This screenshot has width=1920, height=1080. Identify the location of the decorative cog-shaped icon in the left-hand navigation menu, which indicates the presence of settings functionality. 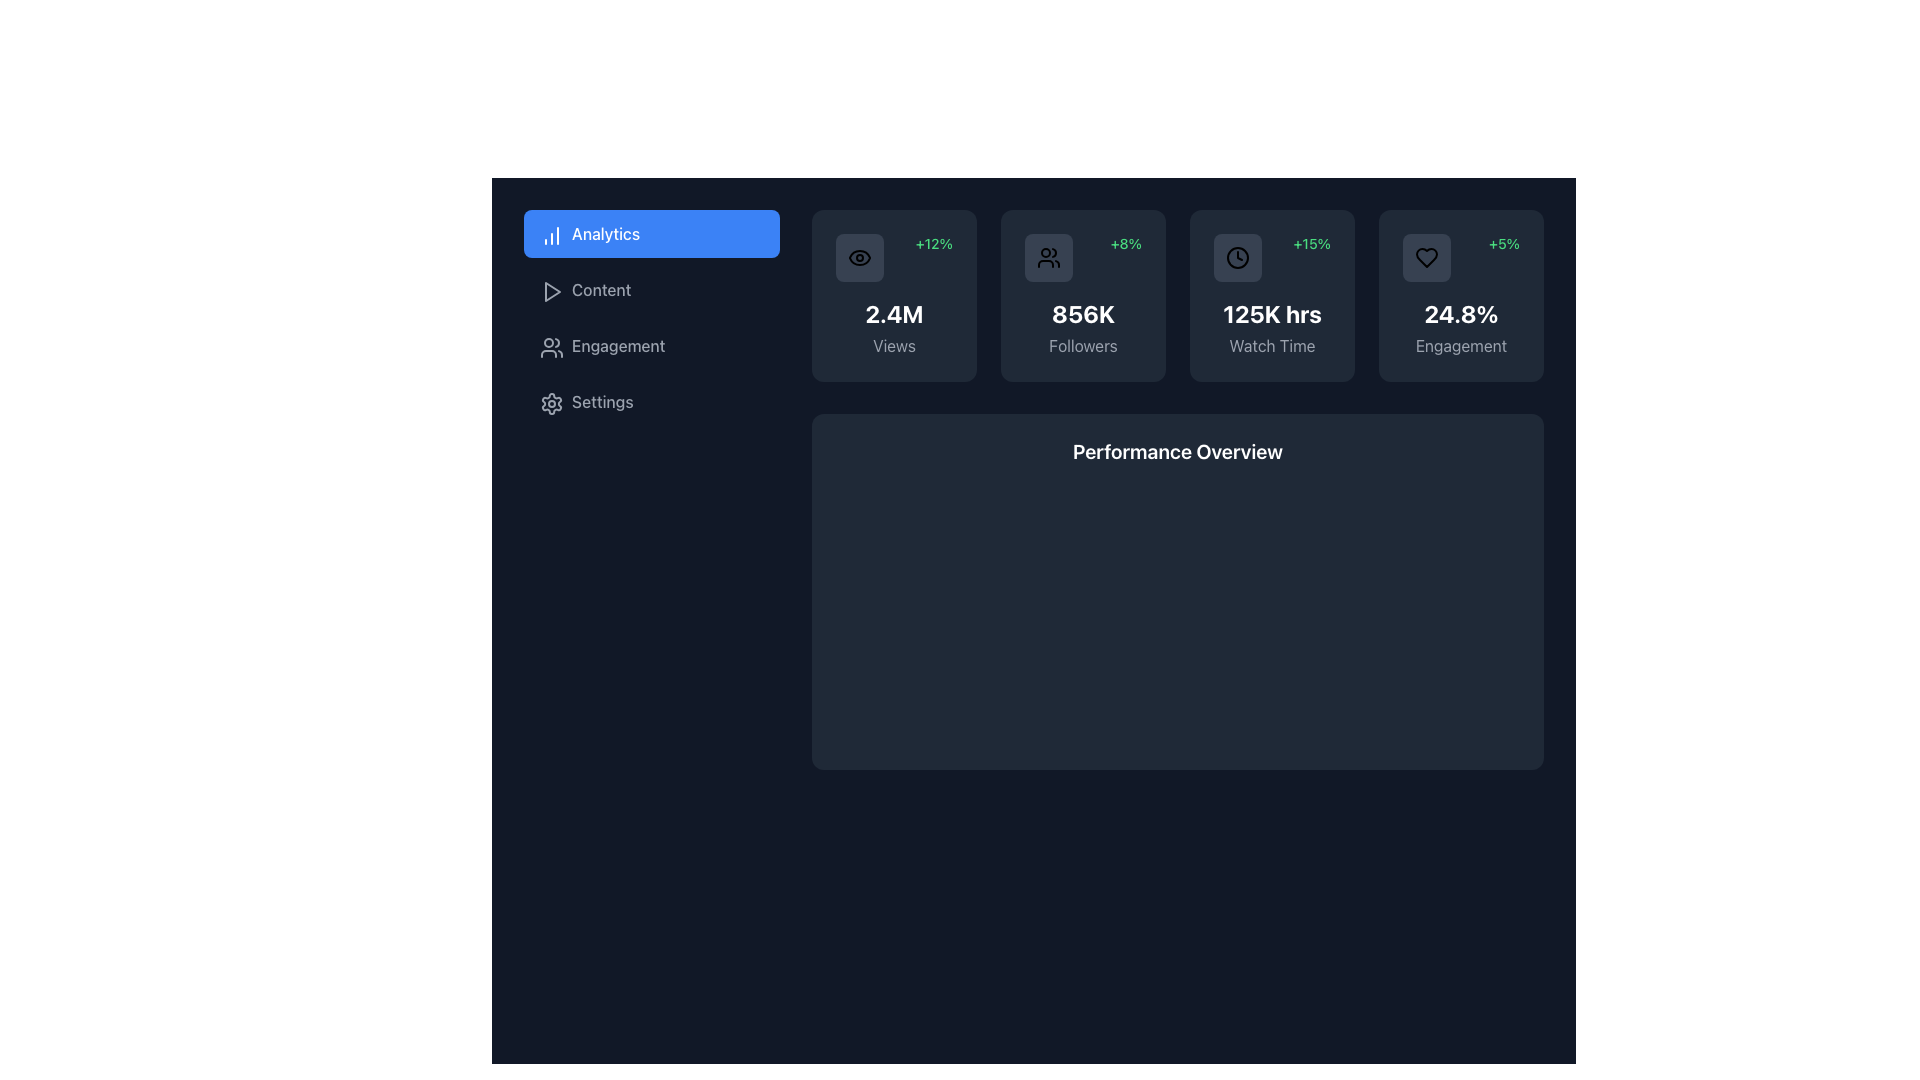
(552, 404).